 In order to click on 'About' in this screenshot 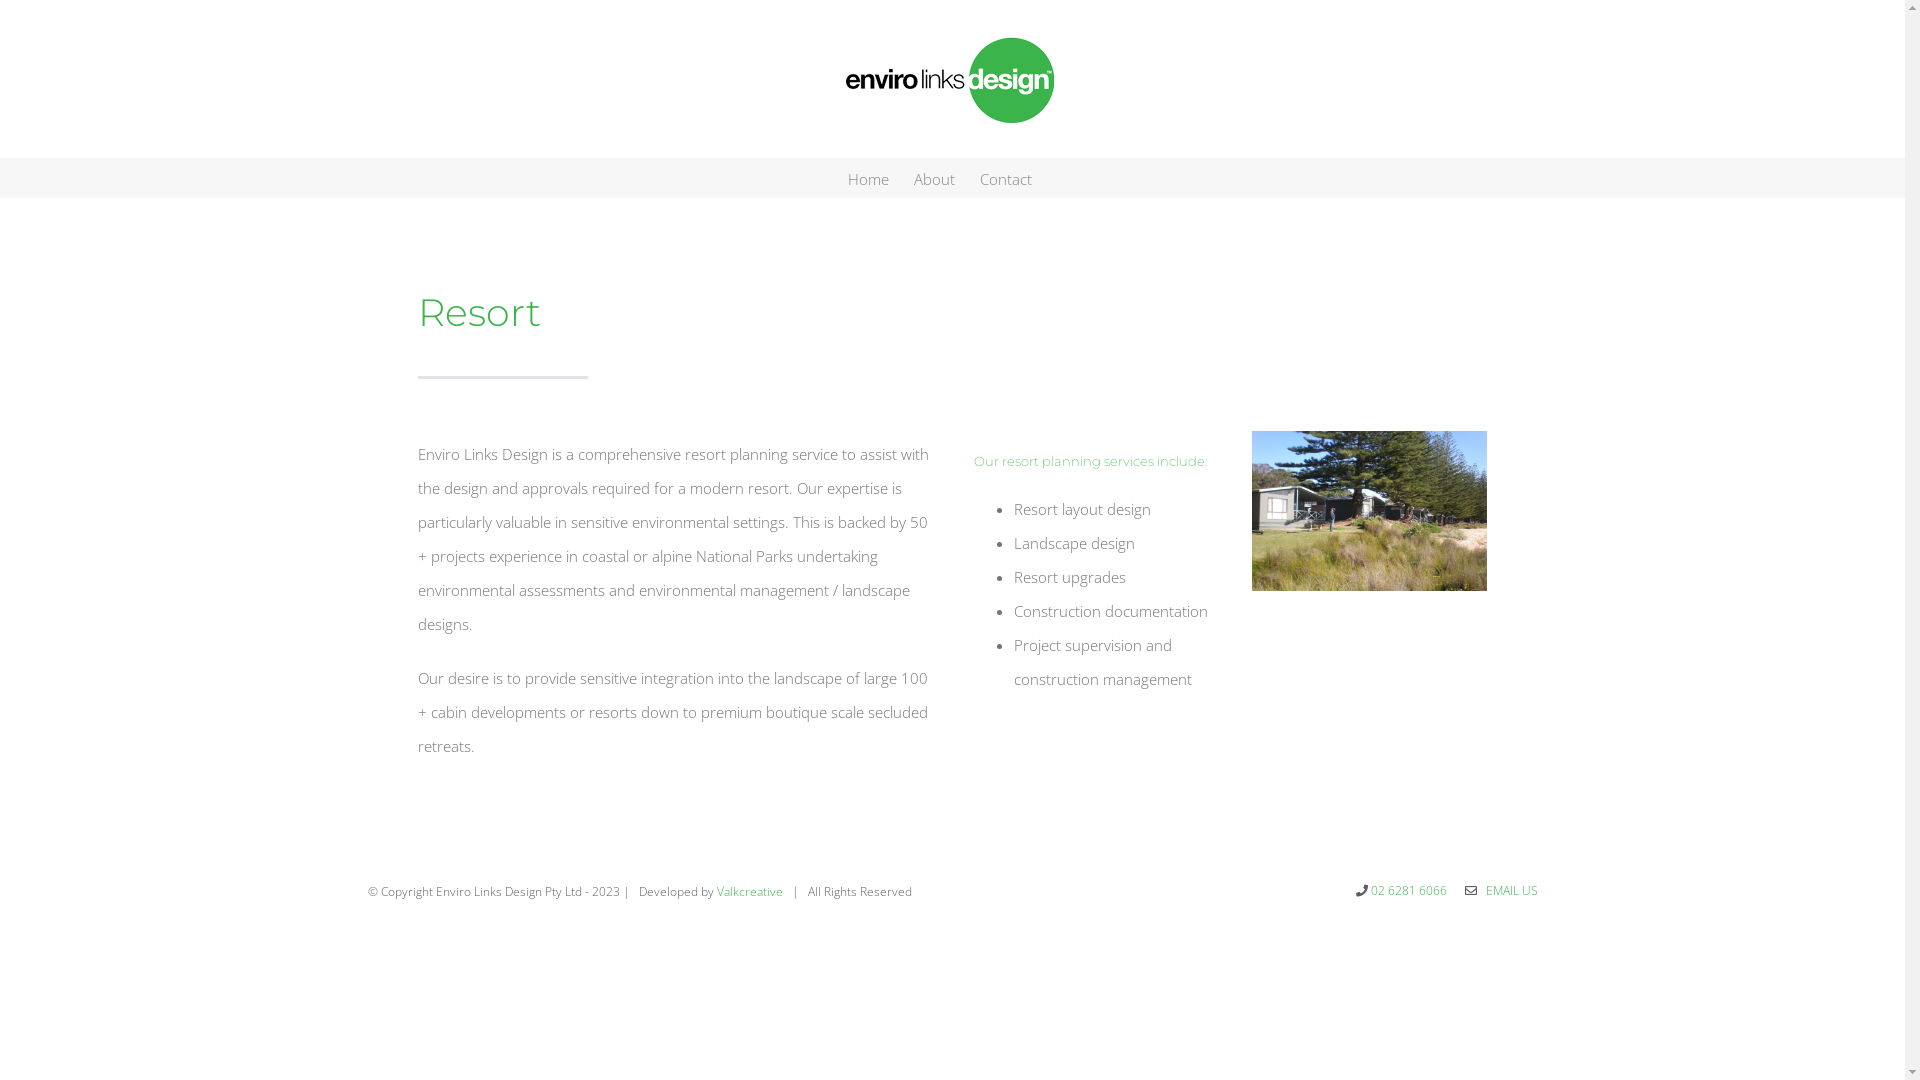, I will do `click(933, 176)`.